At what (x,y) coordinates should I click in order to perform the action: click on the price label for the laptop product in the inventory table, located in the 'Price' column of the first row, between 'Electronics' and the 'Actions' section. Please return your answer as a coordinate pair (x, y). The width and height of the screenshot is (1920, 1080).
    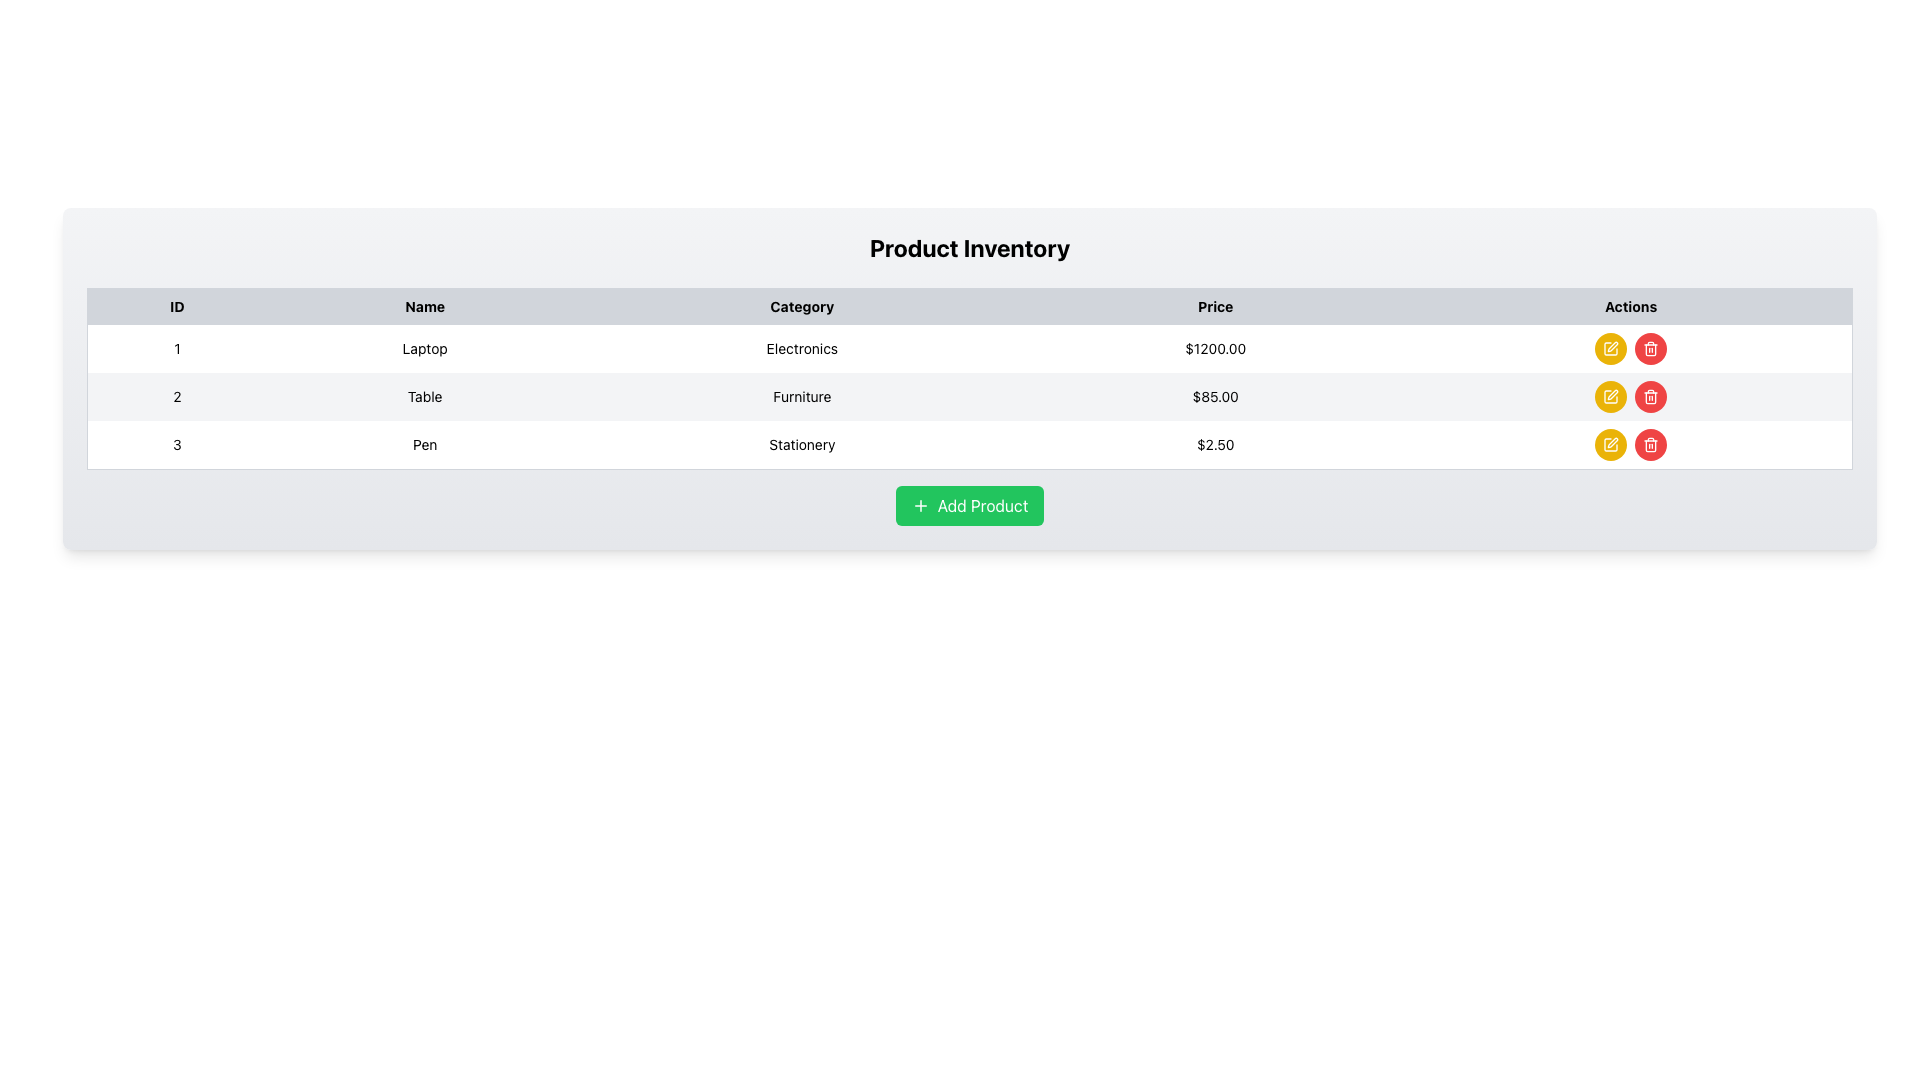
    Looking at the image, I should click on (1214, 347).